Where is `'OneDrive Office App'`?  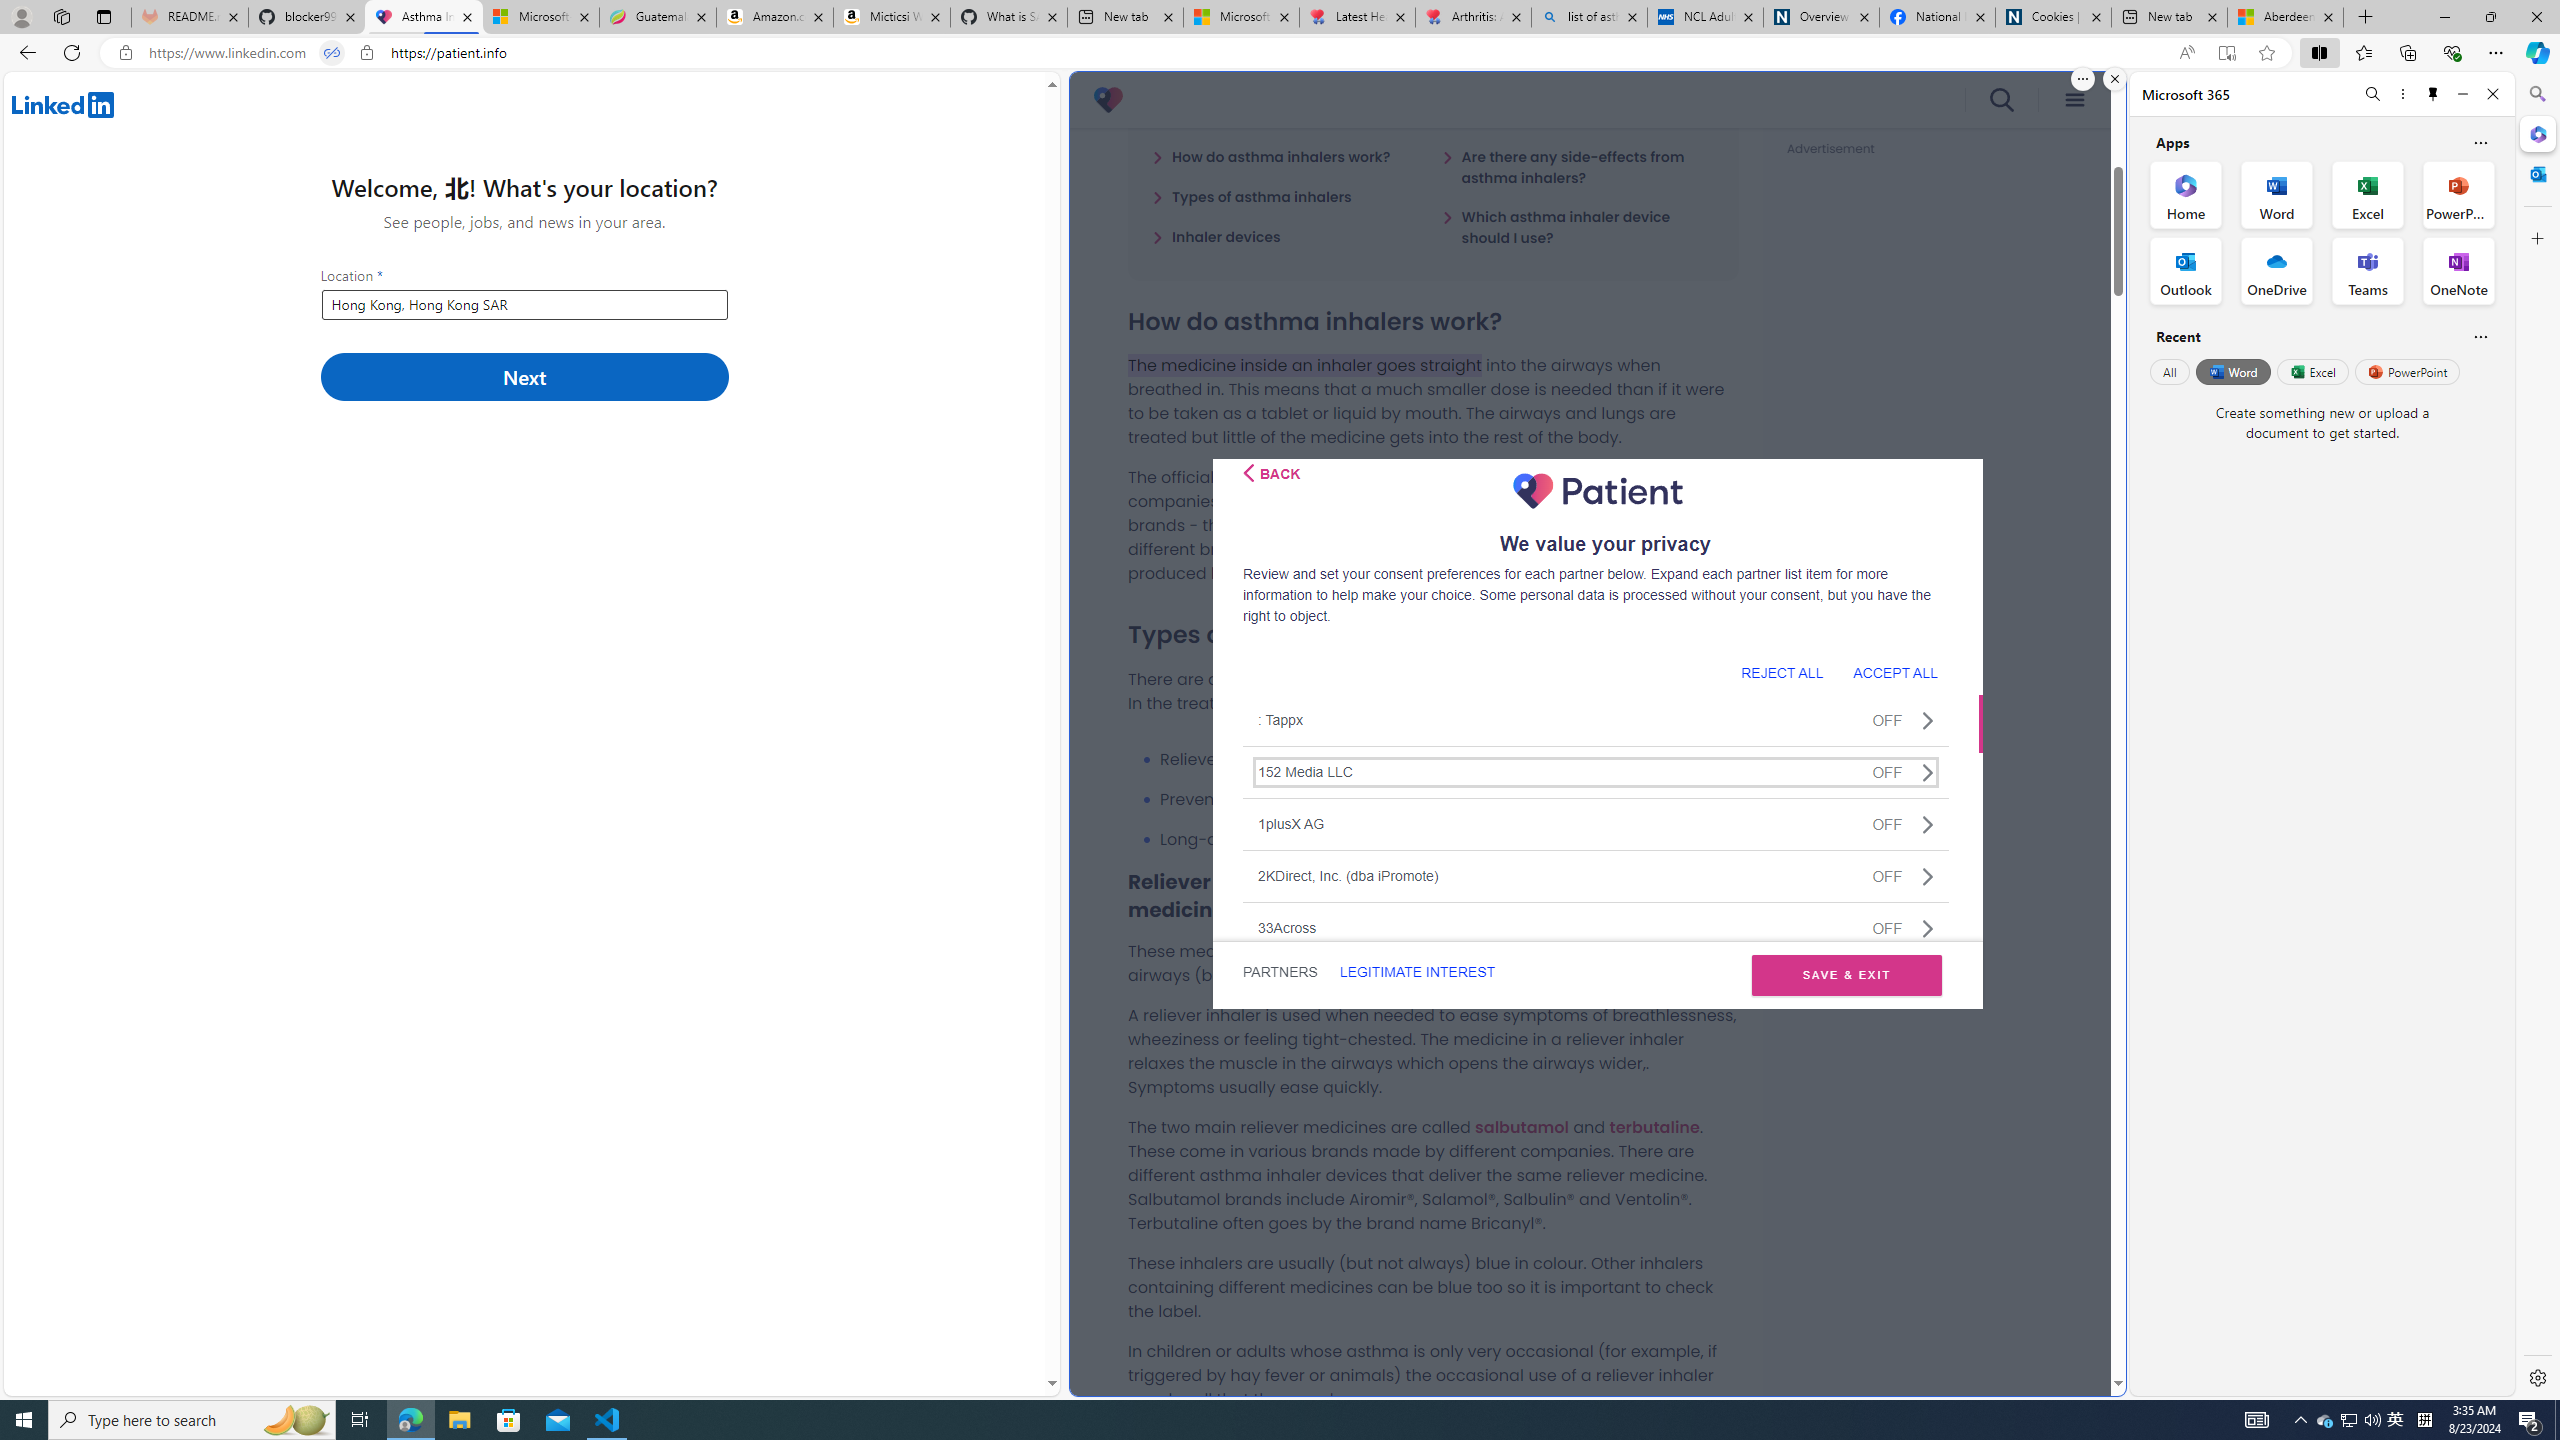
'OneDrive Office App' is located at coordinates (2276, 271).